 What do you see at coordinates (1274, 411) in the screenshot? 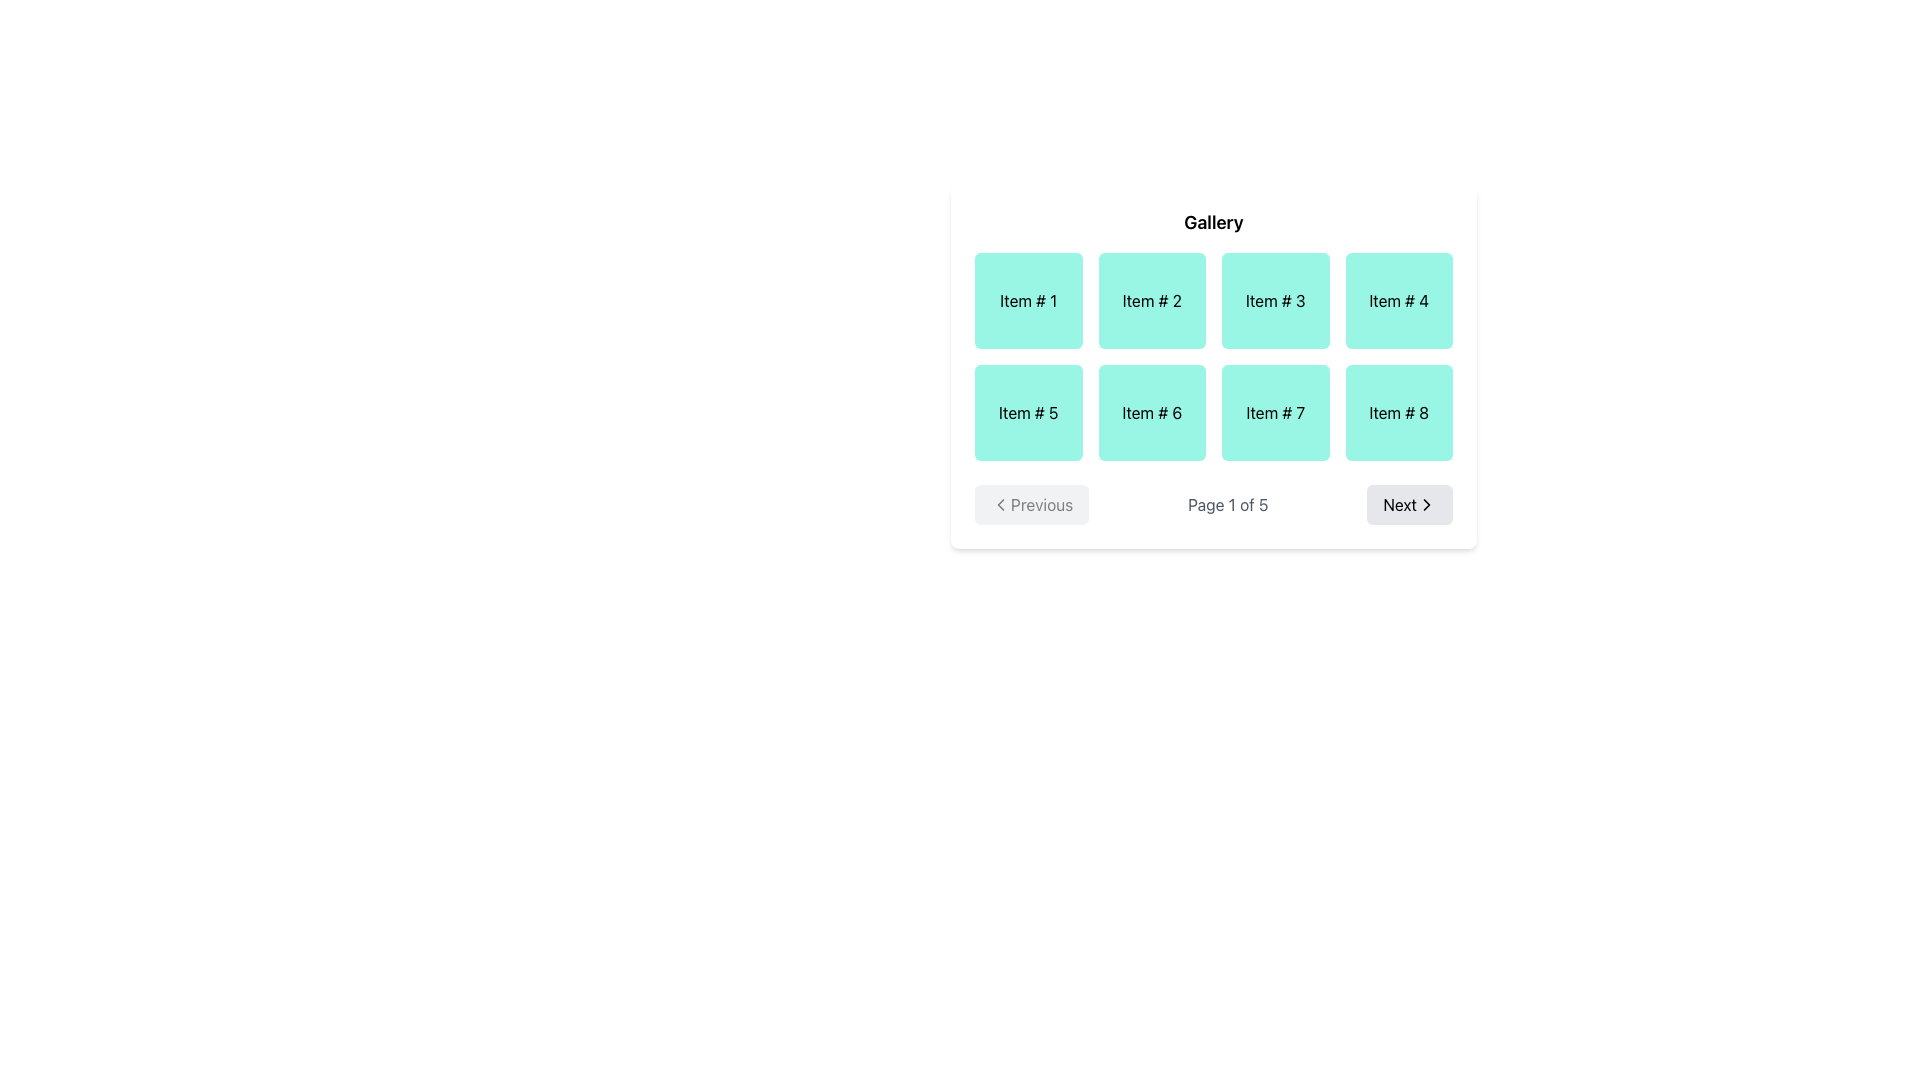
I see `text displayed in the text label that shows 'Item # 7', which is centrally aligned in a teal rectangular background and is positioned as the seventh item in the gallery grid` at bounding box center [1274, 411].